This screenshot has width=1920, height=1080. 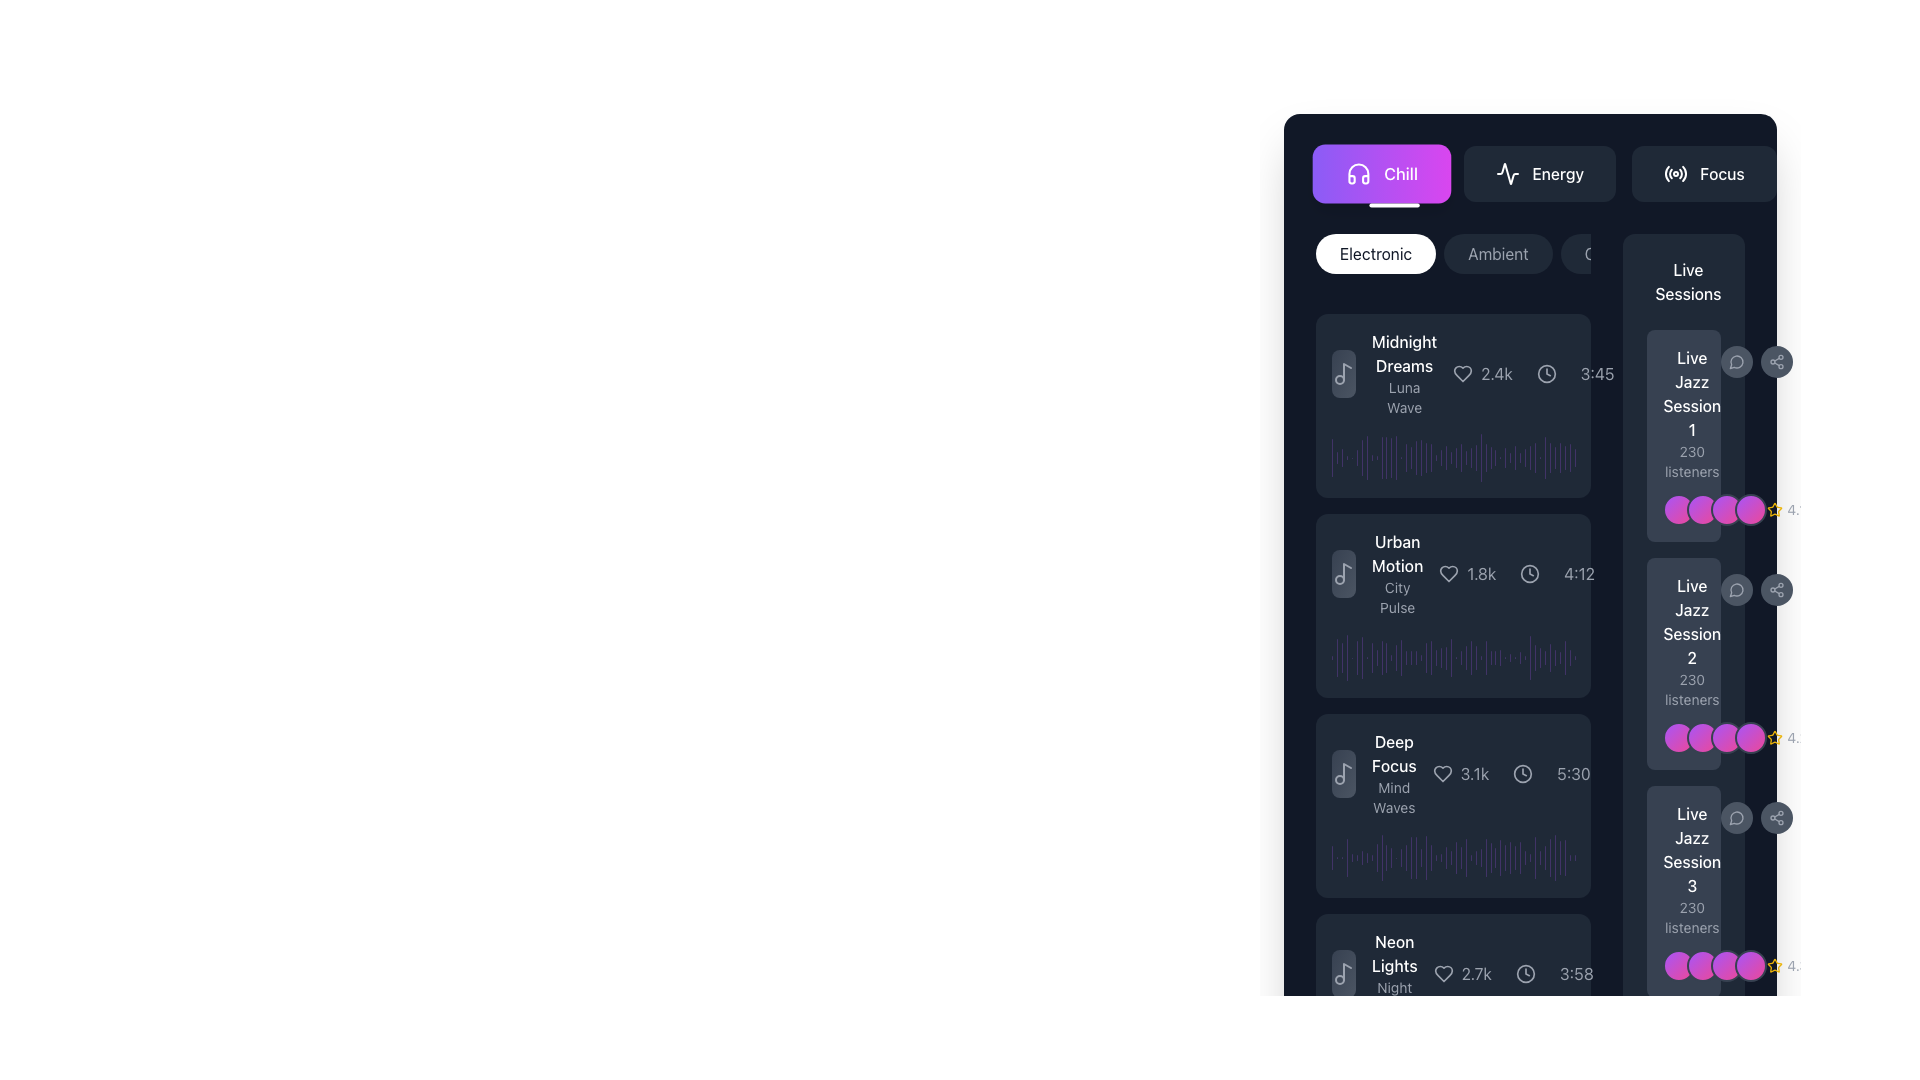 I want to click on the yellow star icon to rate the 'Live Jazz Session' with a rating of 4.2, so click(x=1775, y=737).